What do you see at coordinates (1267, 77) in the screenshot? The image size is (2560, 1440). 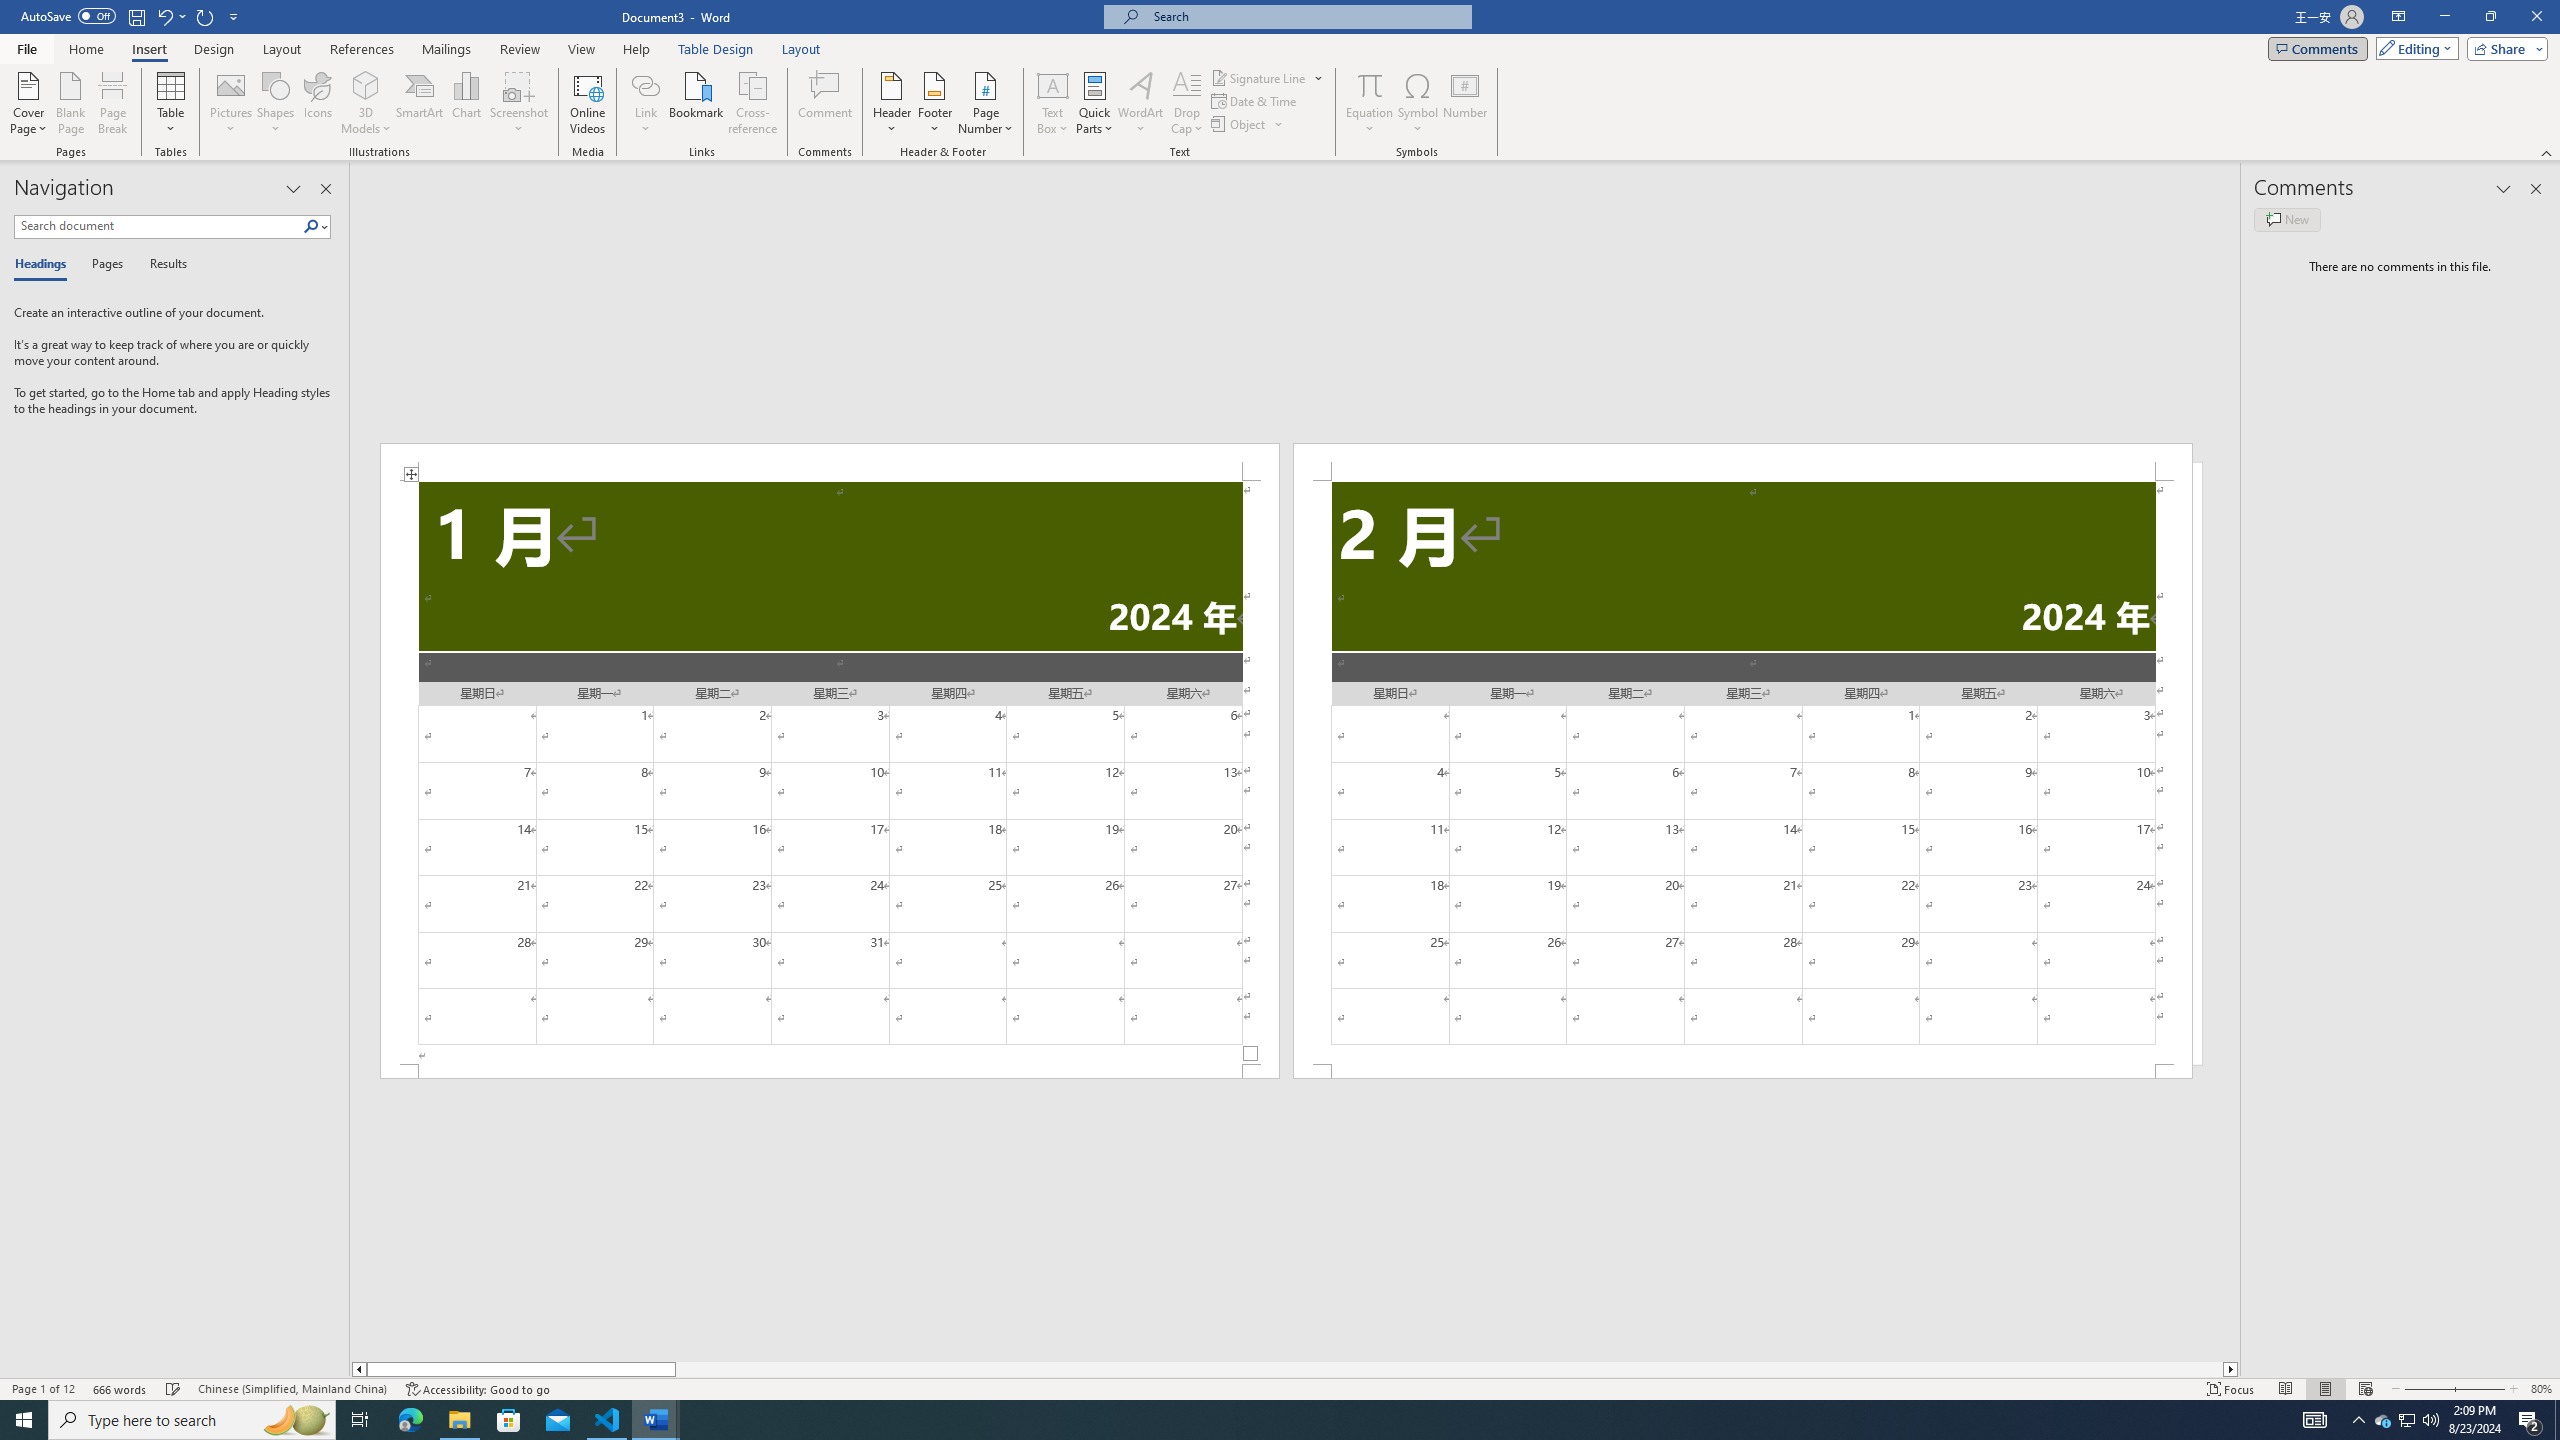 I see `'Signature Line'` at bounding box center [1267, 77].